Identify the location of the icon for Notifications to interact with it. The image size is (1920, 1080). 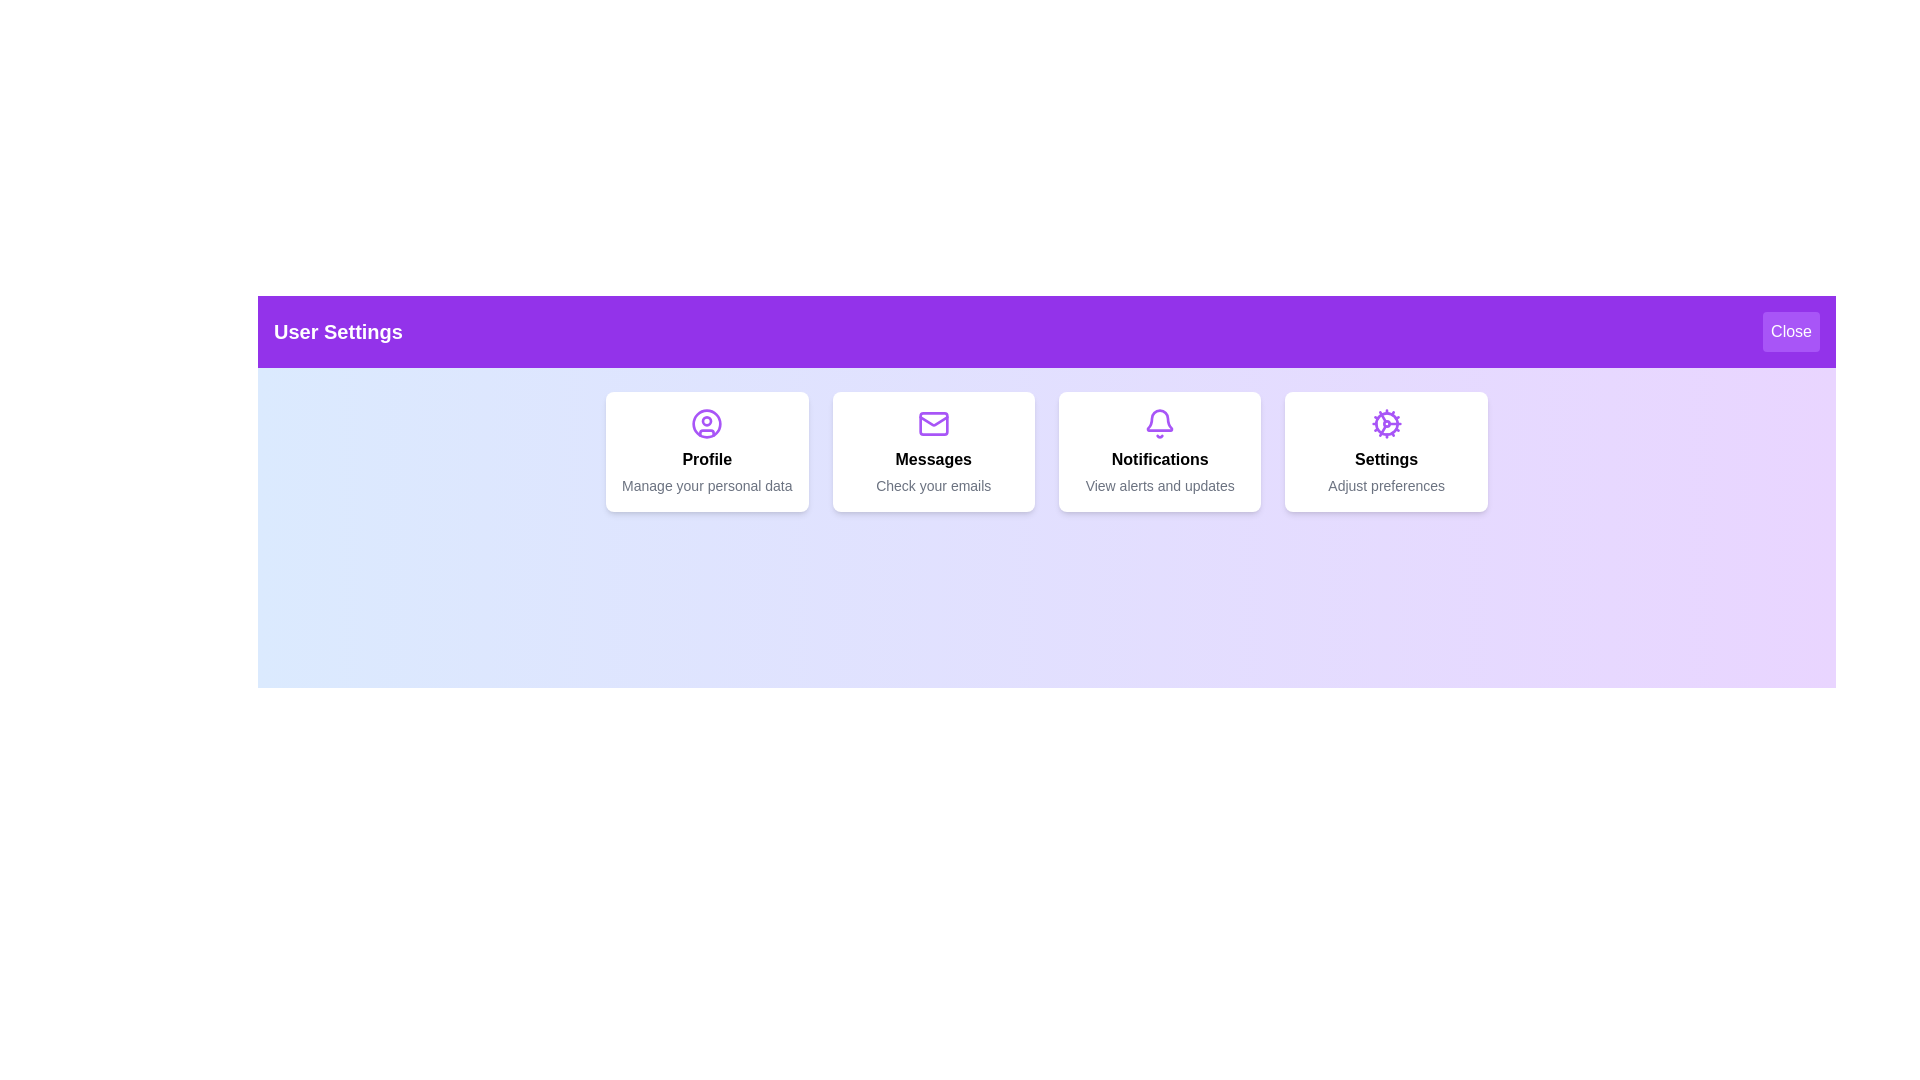
(1160, 423).